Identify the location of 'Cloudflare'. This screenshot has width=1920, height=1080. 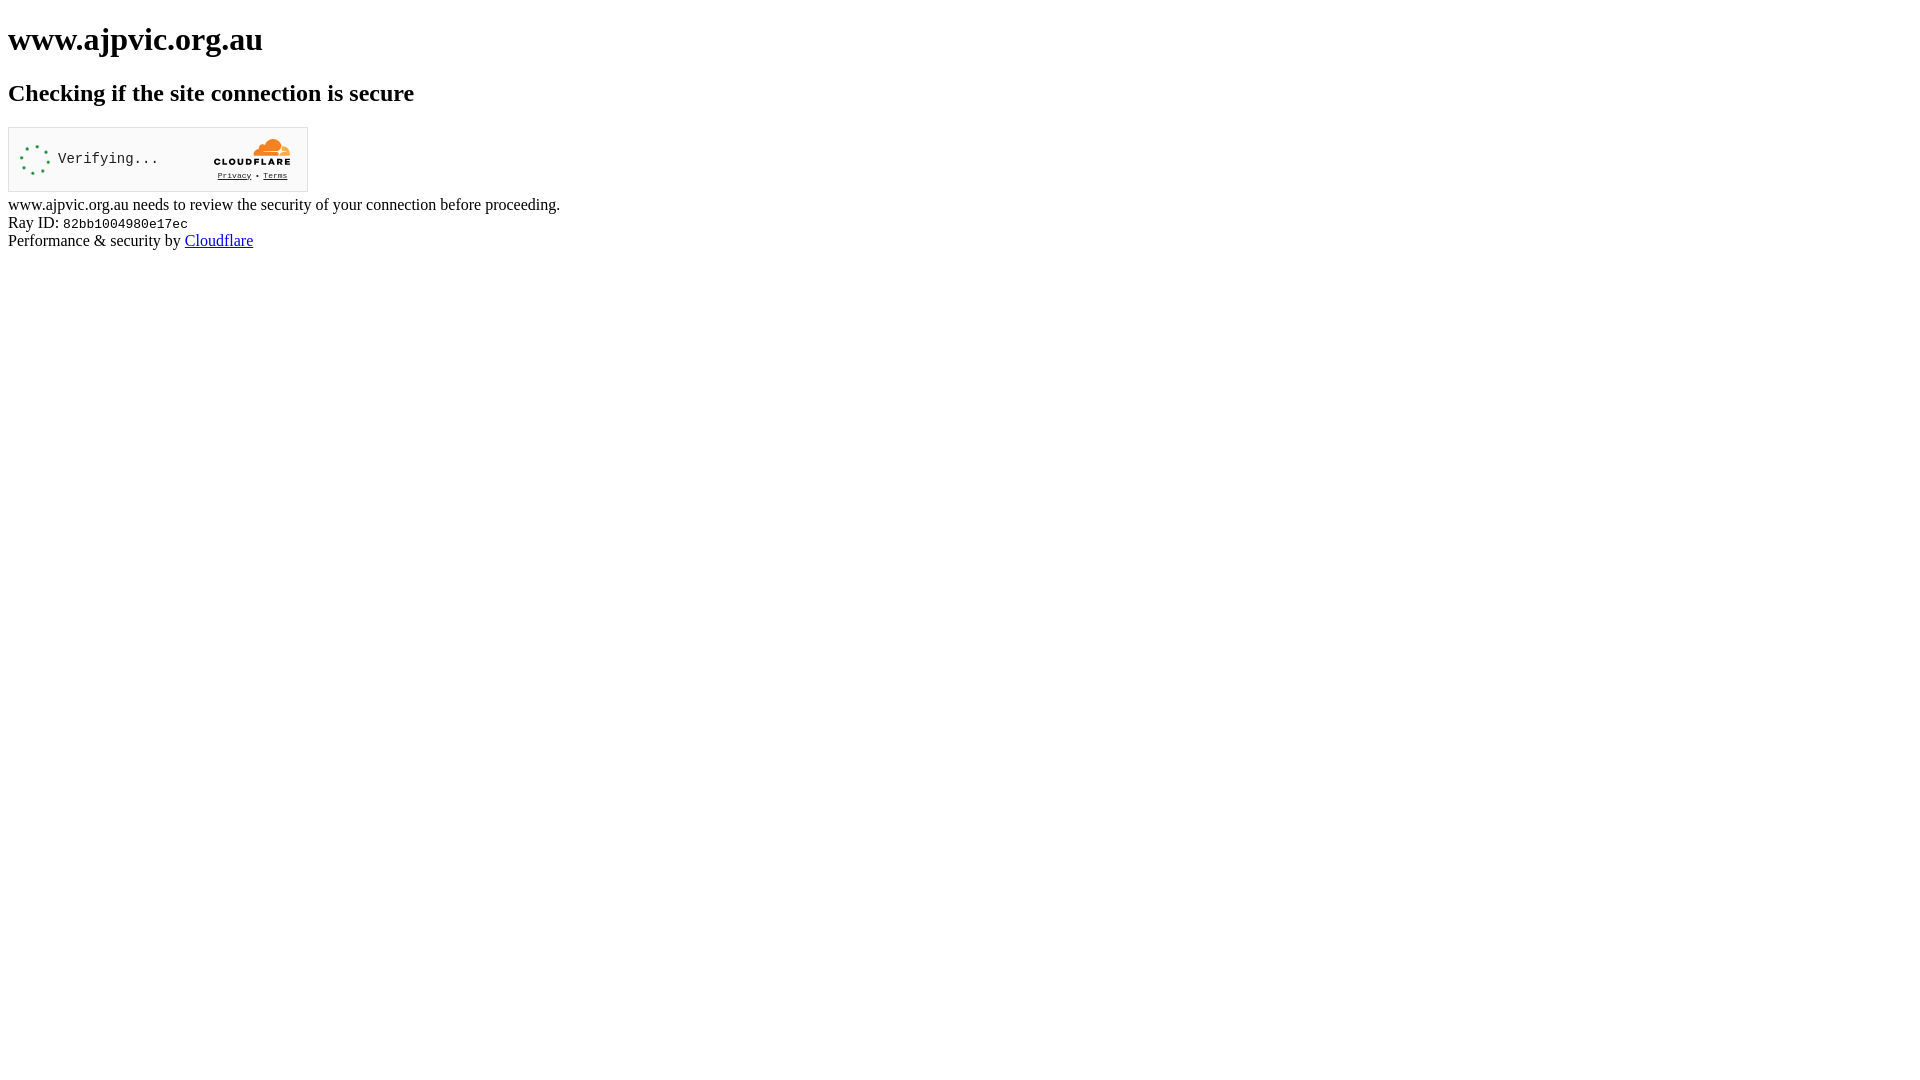
(219, 239).